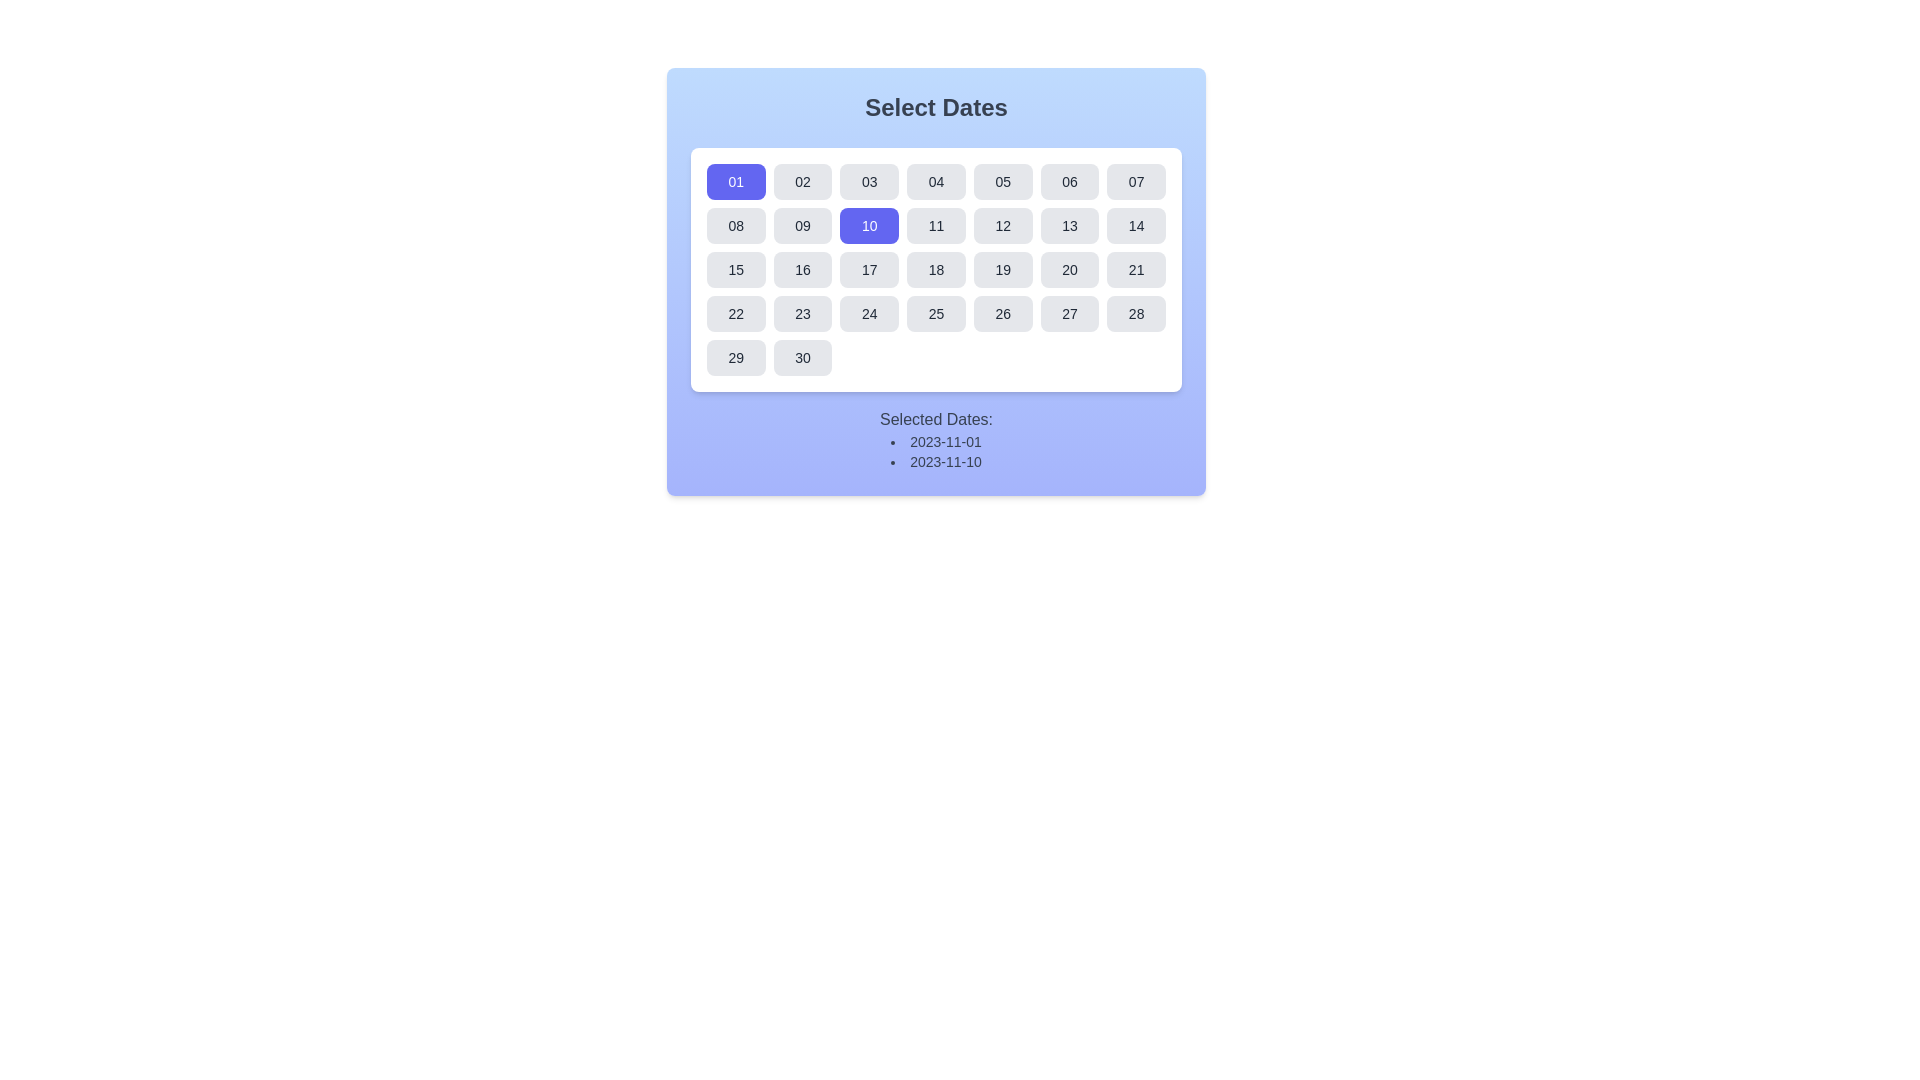  Describe the element at coordinates (935, 181) in the screenshot. I see `the button representing the date '04' in the calendar interface` at that location.